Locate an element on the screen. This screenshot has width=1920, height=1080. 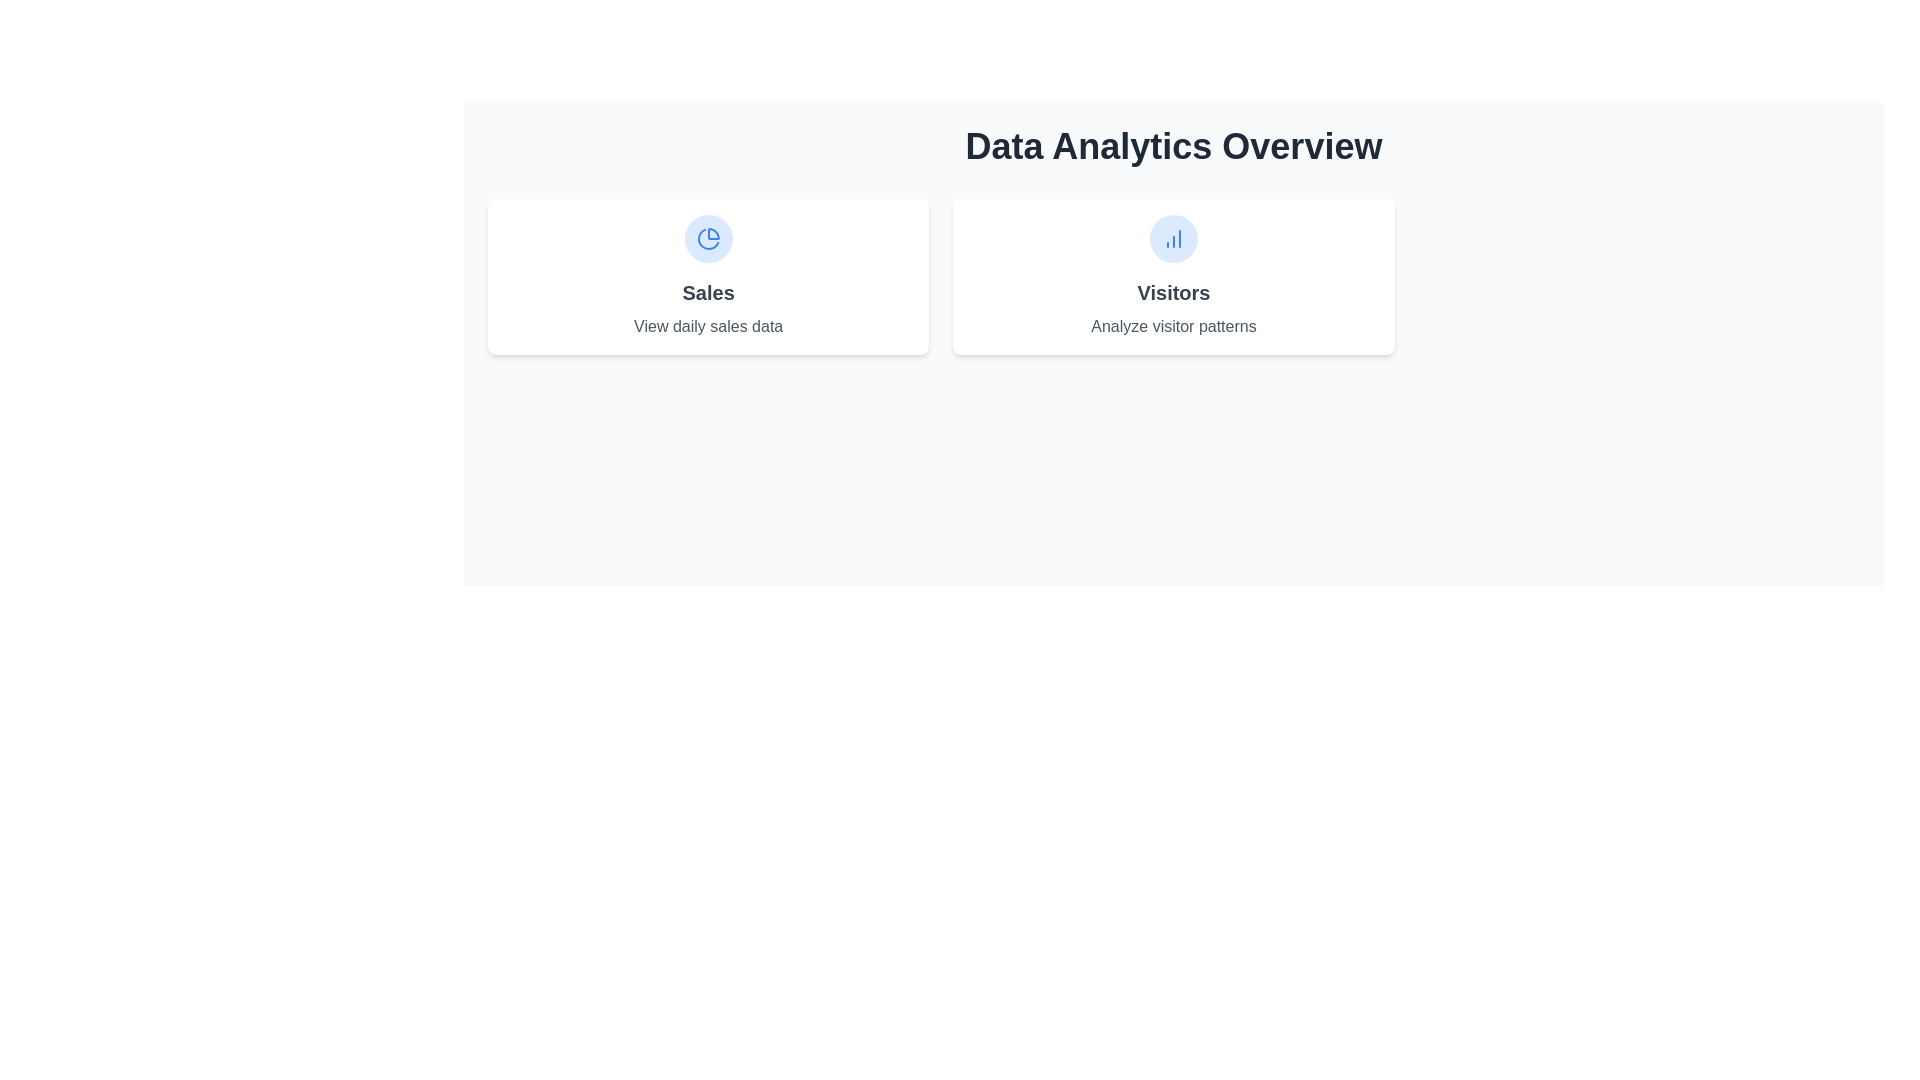
the inner segment of the pie chart icon located within the 'Sales' card on the left side of the page is located at coordinates (713, 233).